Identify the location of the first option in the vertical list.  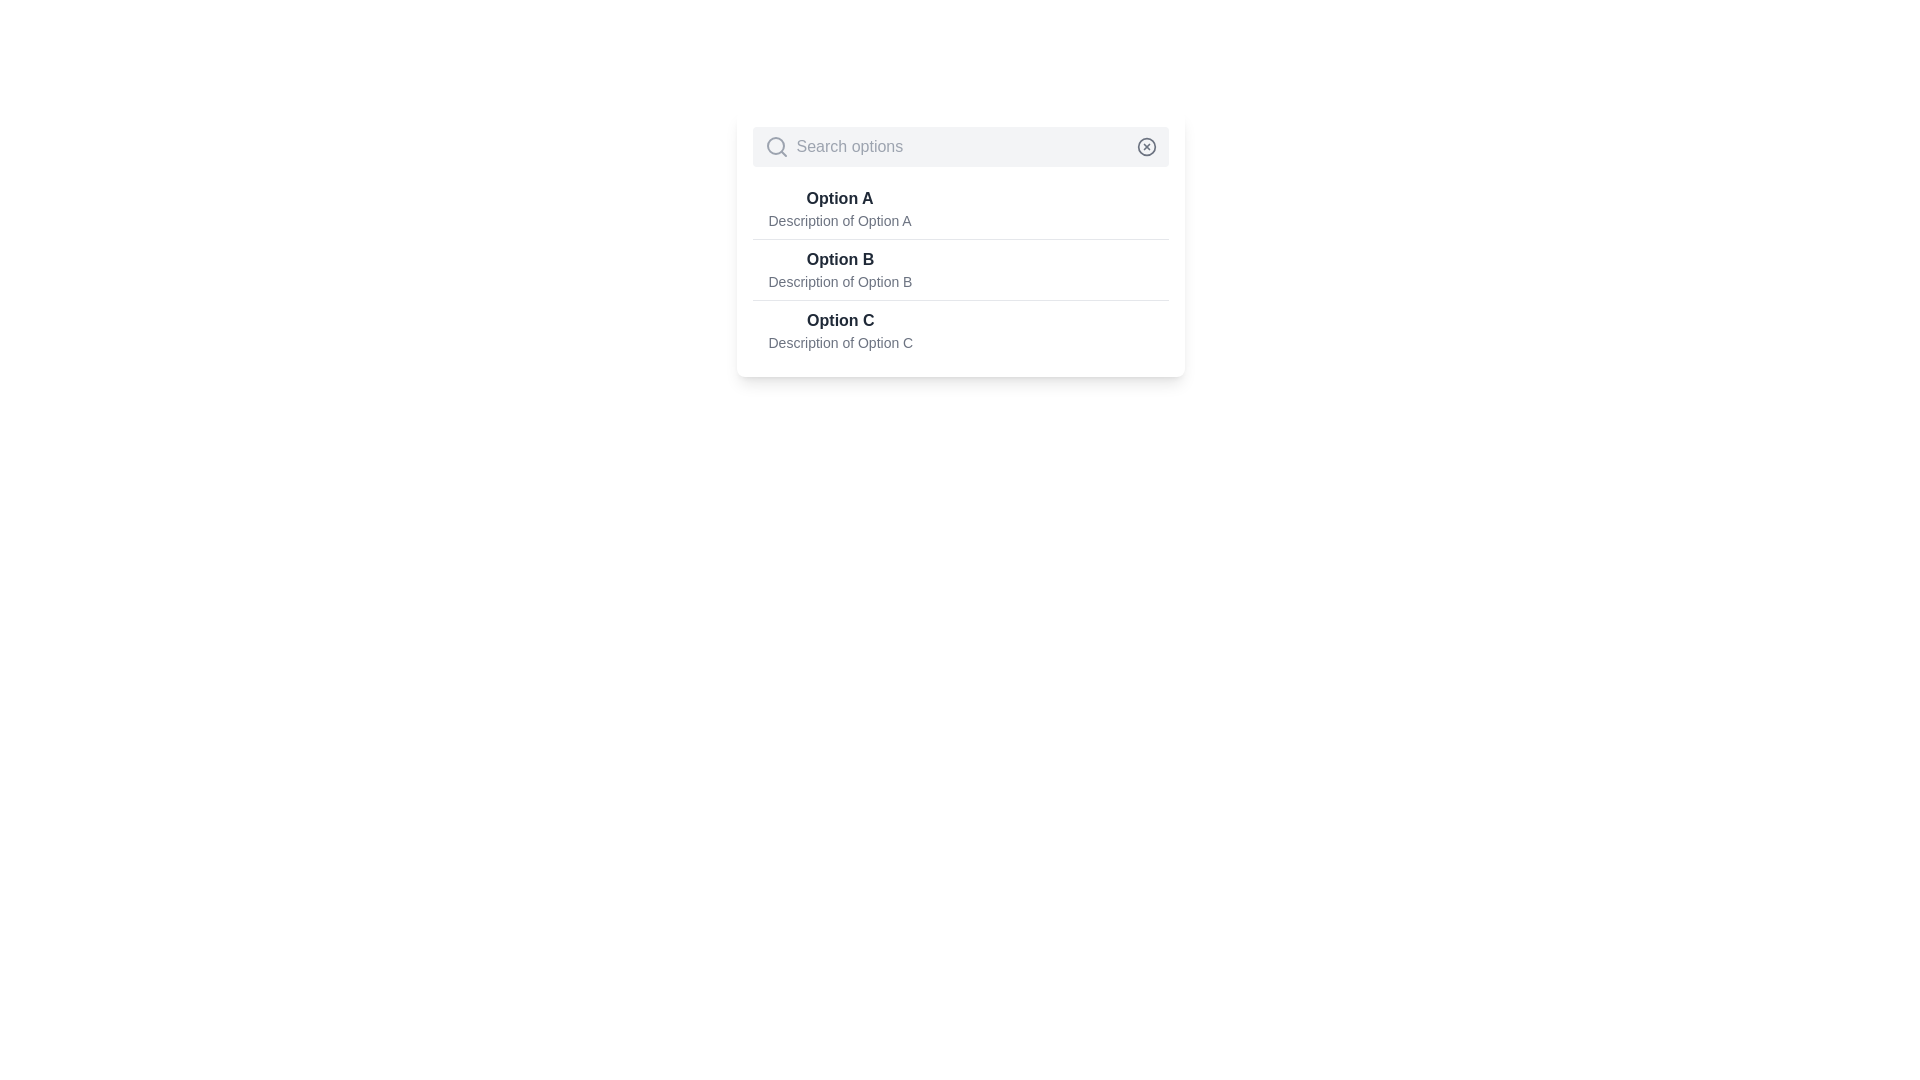
(960, 208).